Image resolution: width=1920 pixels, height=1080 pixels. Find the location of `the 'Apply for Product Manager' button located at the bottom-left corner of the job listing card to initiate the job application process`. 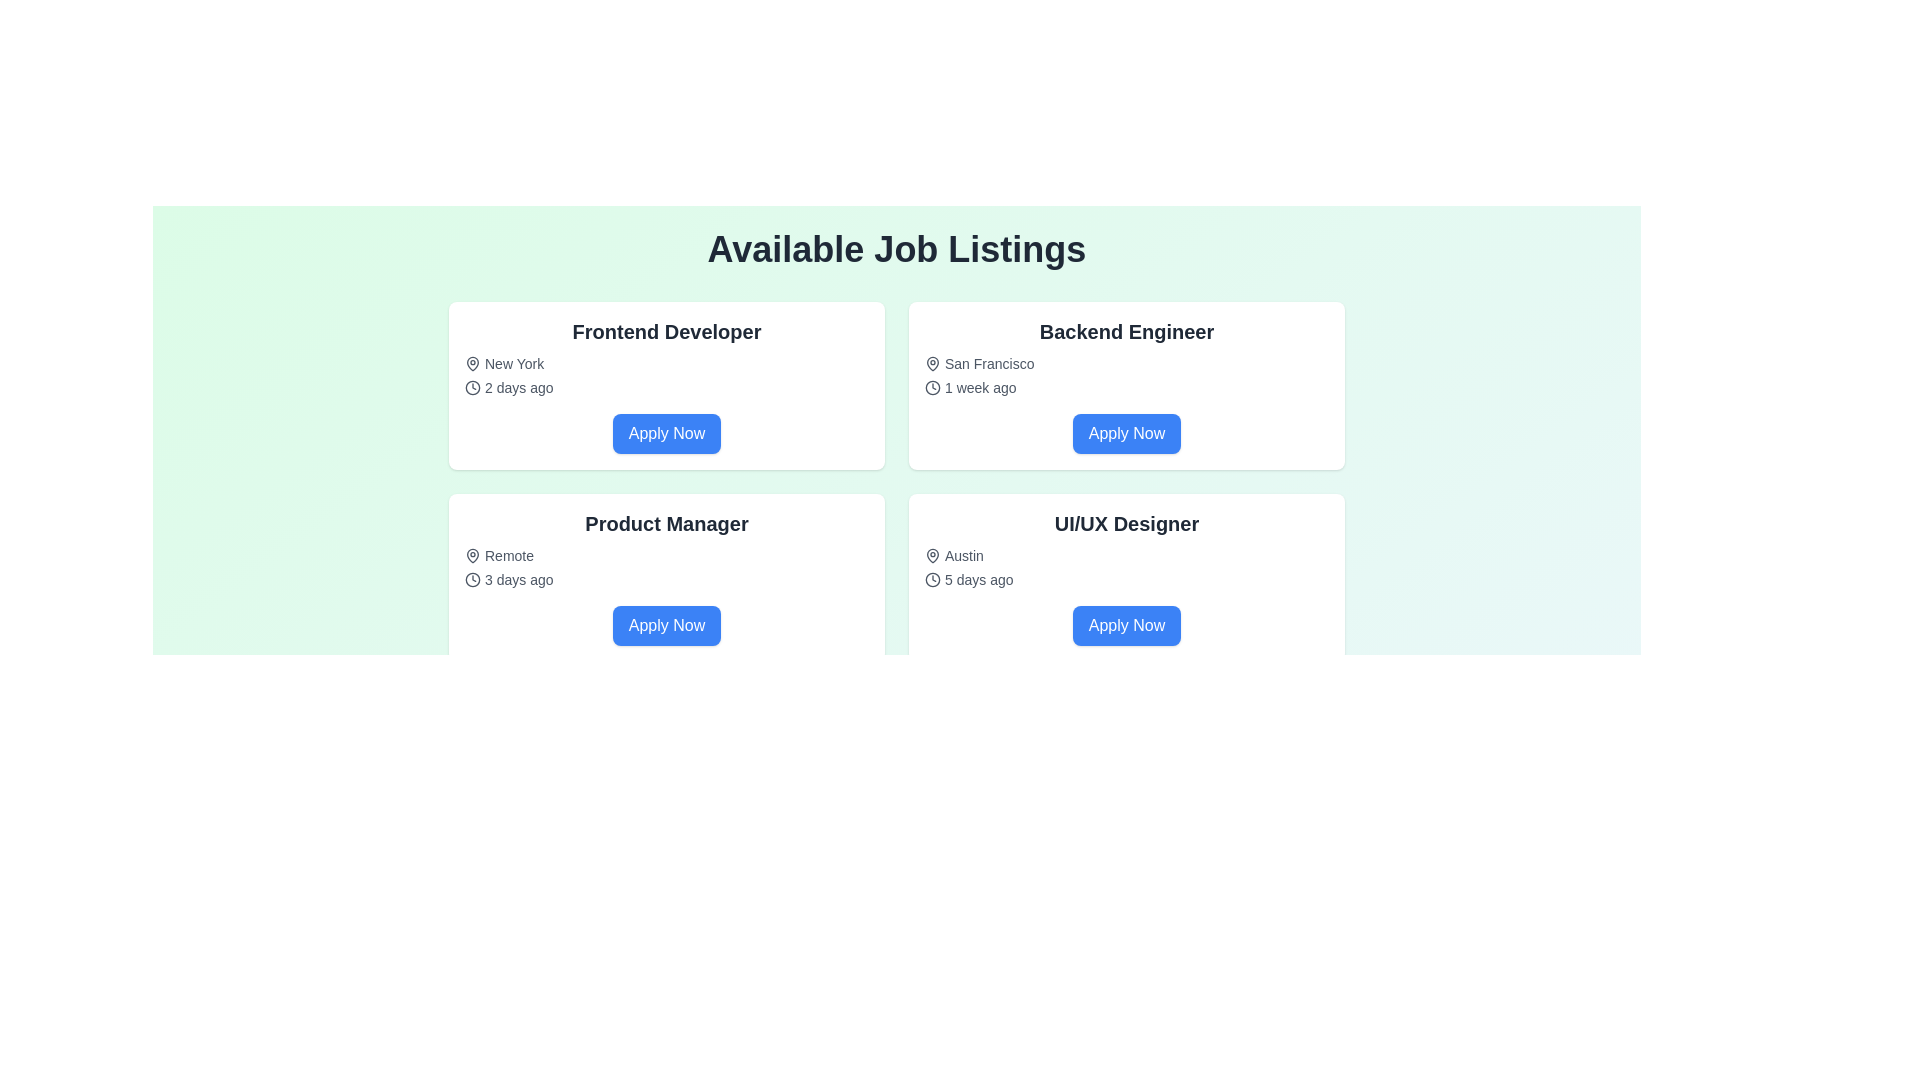

the 'Apply for Product Manager' button located at the bottom-left corner of the job listing card to initiate the job application process is located at coordinates (667, 624).